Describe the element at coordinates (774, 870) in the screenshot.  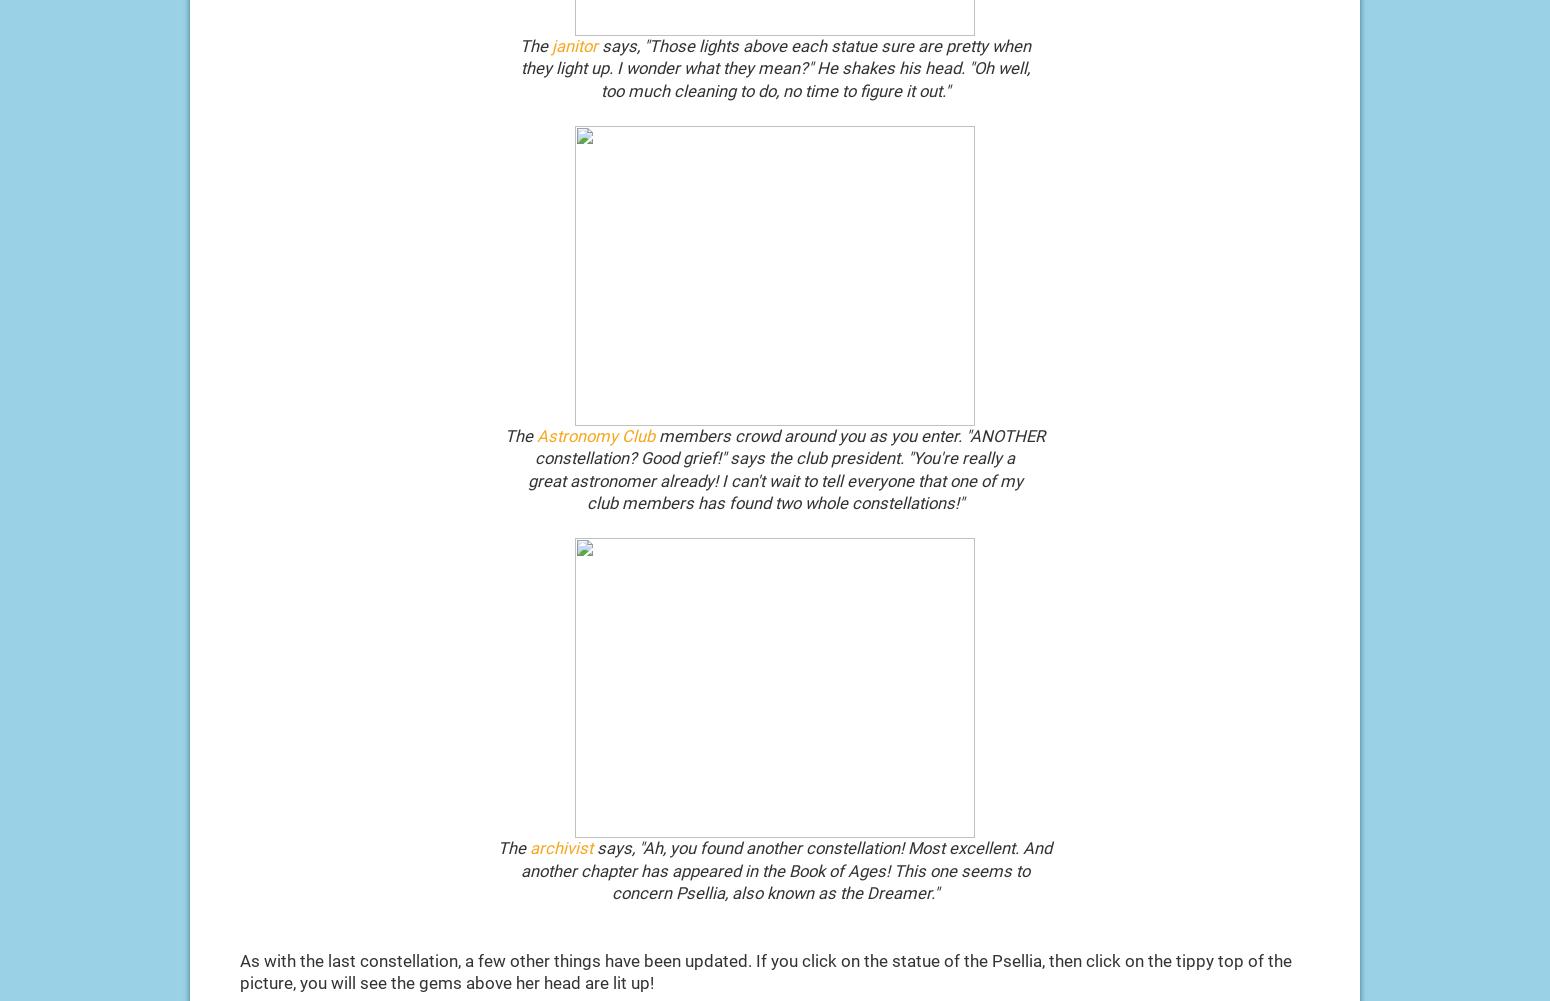
I see `'another chapter has appeared in the Book of Ages! This one seems to'` at that location.